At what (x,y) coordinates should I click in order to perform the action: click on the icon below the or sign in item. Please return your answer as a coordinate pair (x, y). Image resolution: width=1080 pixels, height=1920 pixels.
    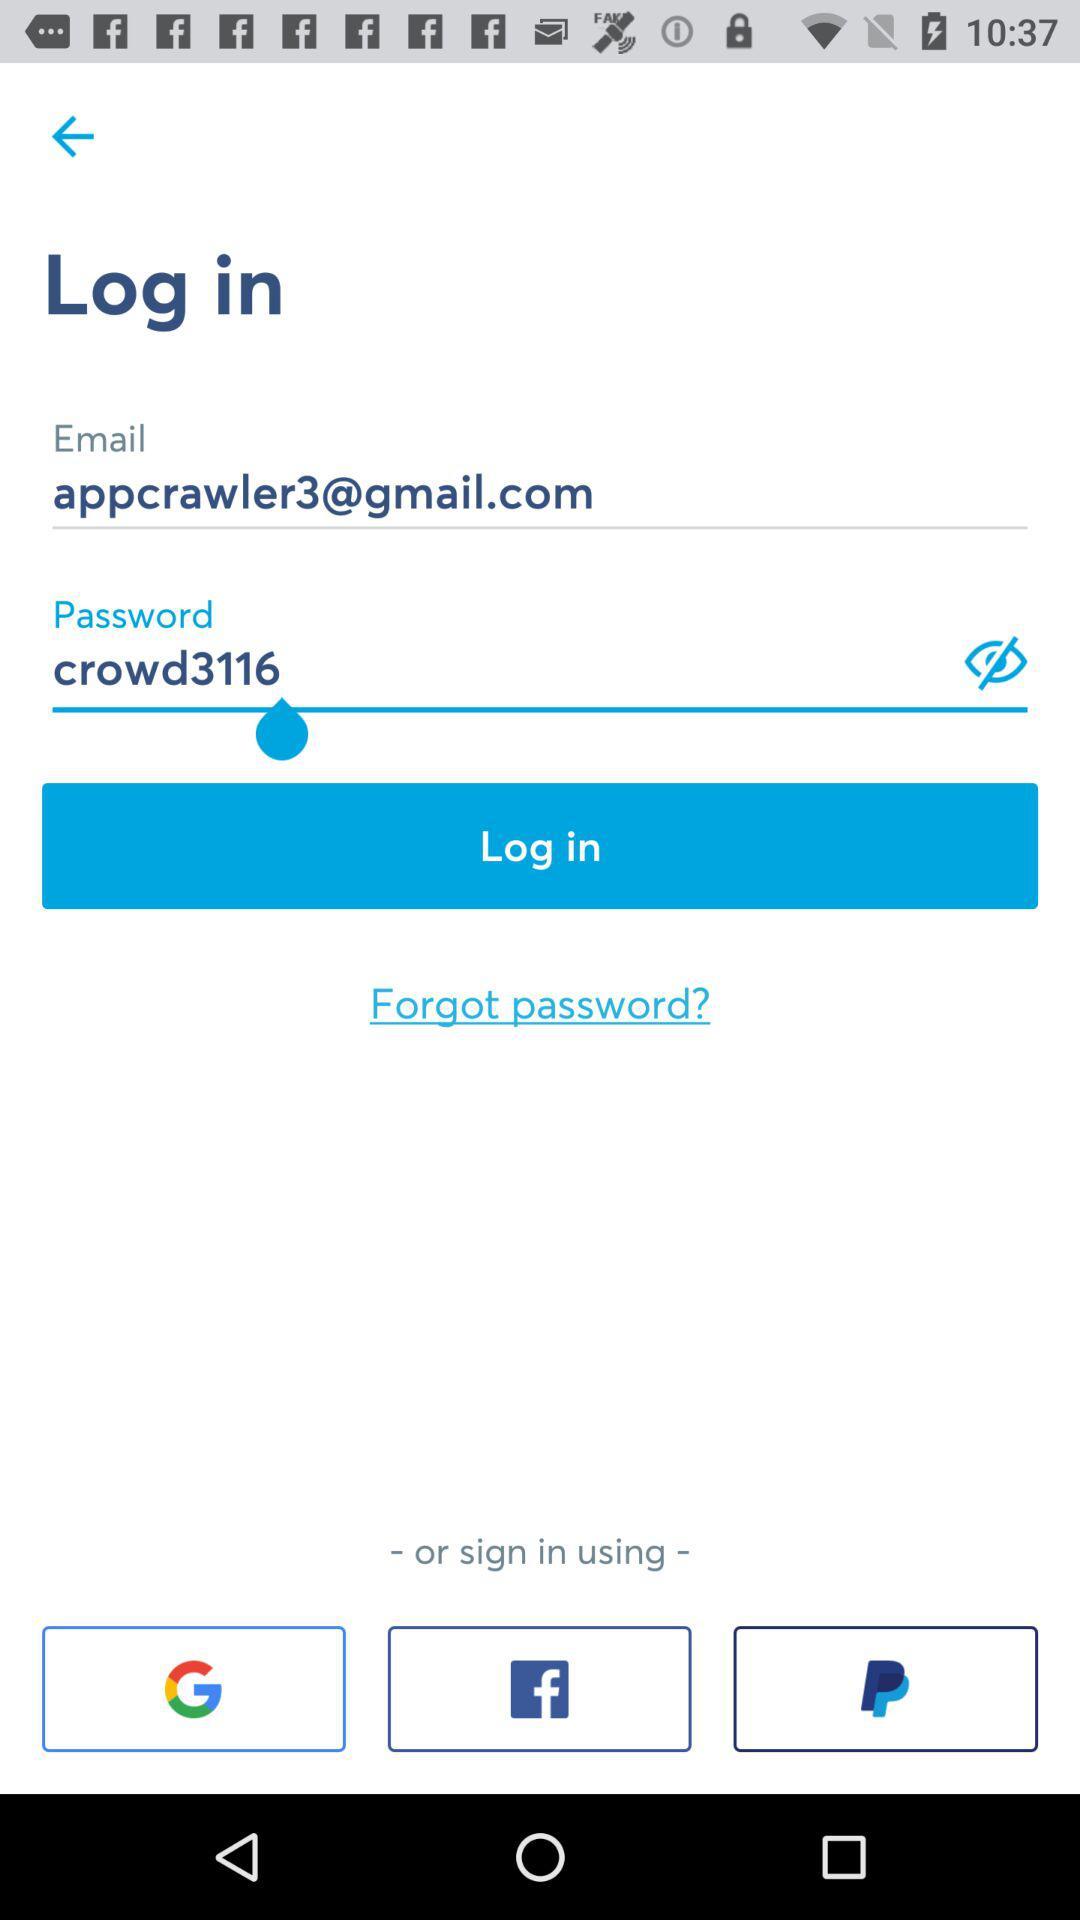
    Looking at the image, I should click on (538, 1688).